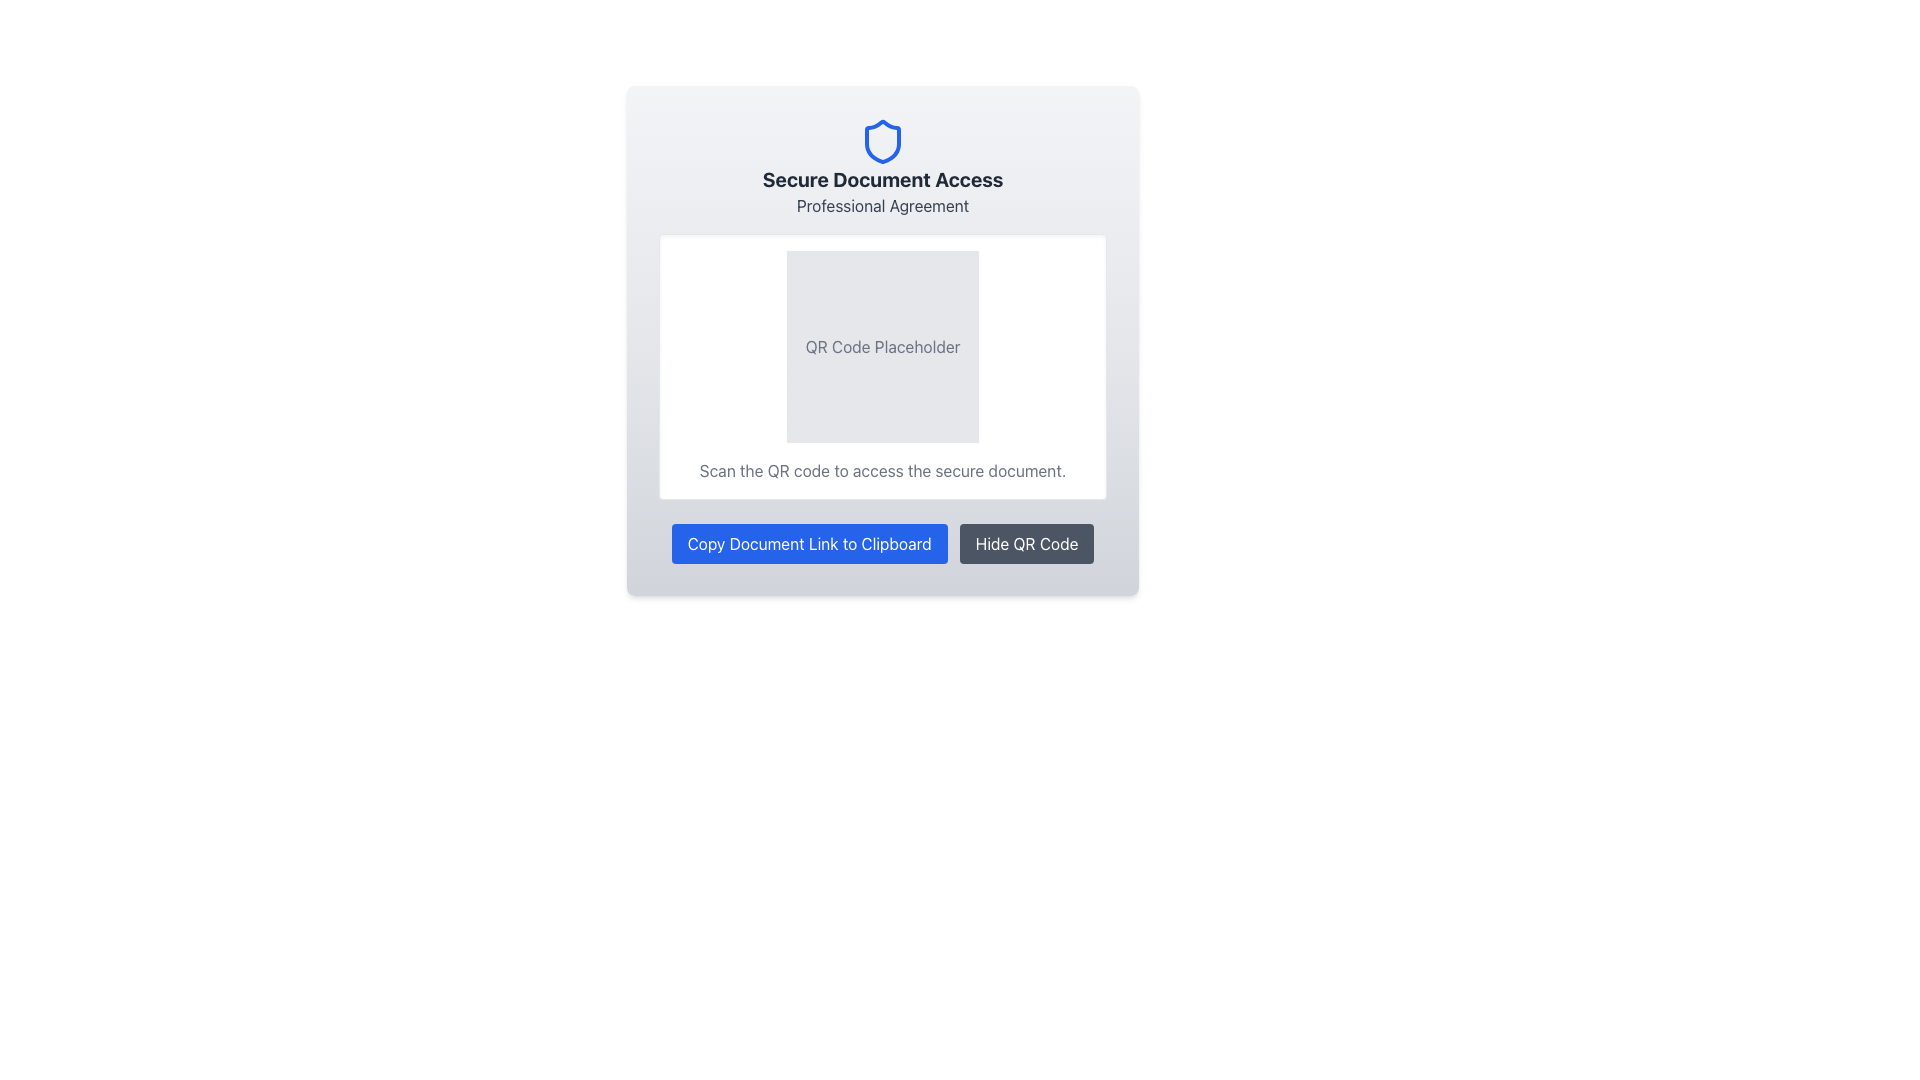  I want to click on the 'Hide QR Code' button, which is a rectangular button with a dark gray background and white text, located below the QR code placeholder and to the right of the 'Copy Document Link to Clipboard' button, so click(1027, 543).